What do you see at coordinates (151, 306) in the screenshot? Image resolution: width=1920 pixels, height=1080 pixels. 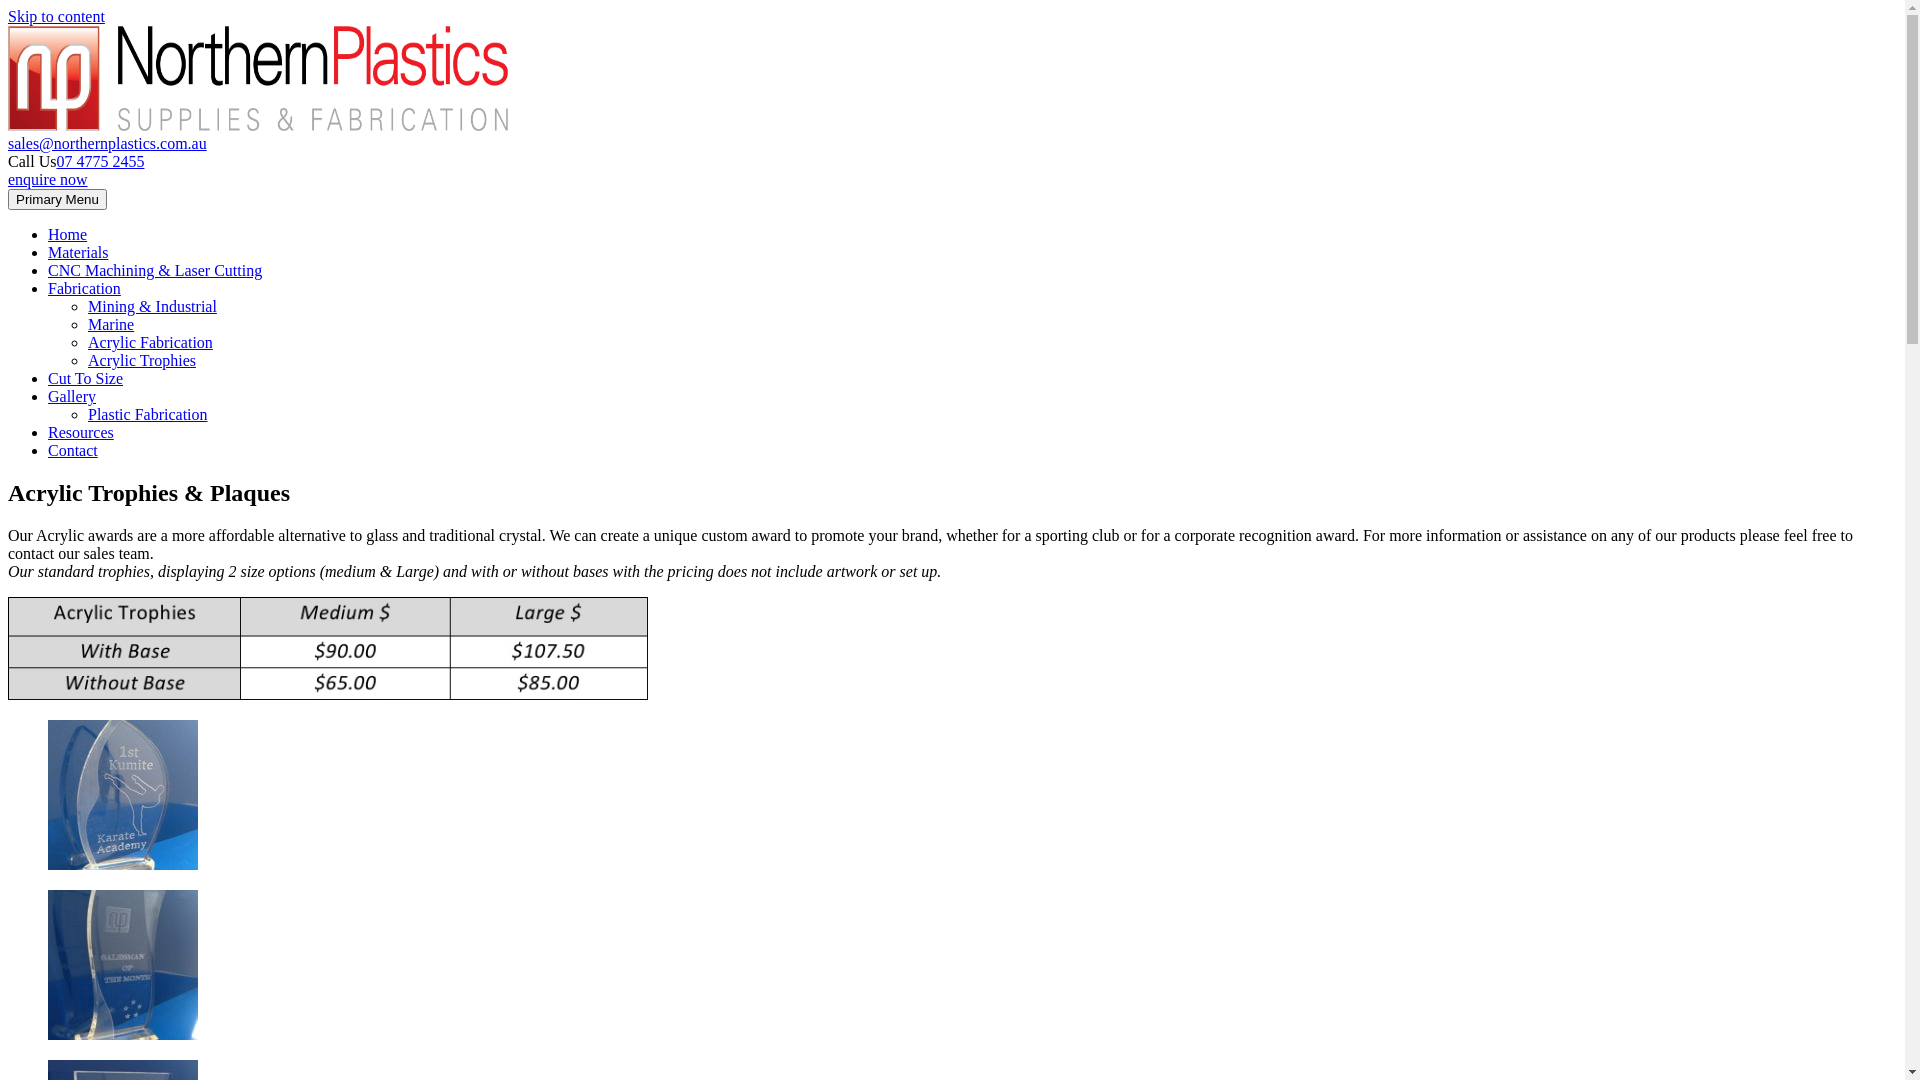 I see `'Mining & Industrial'` at bounding box center [151, 306].